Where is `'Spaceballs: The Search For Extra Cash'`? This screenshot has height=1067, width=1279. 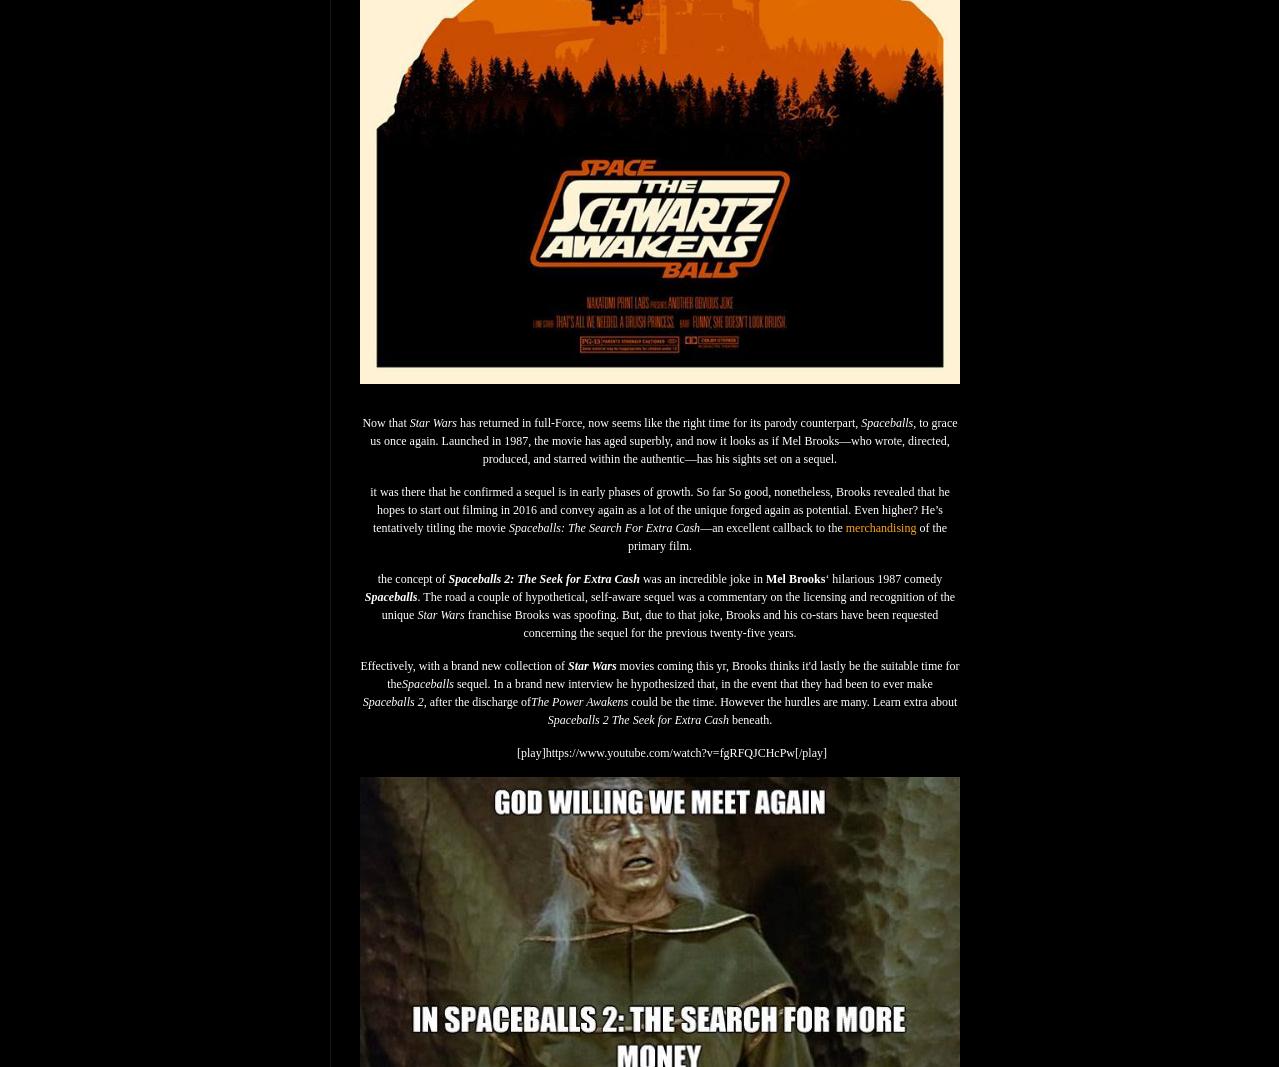 'Spaceballs: The Search For Extra Cash' is located at coordinates (603, 526).